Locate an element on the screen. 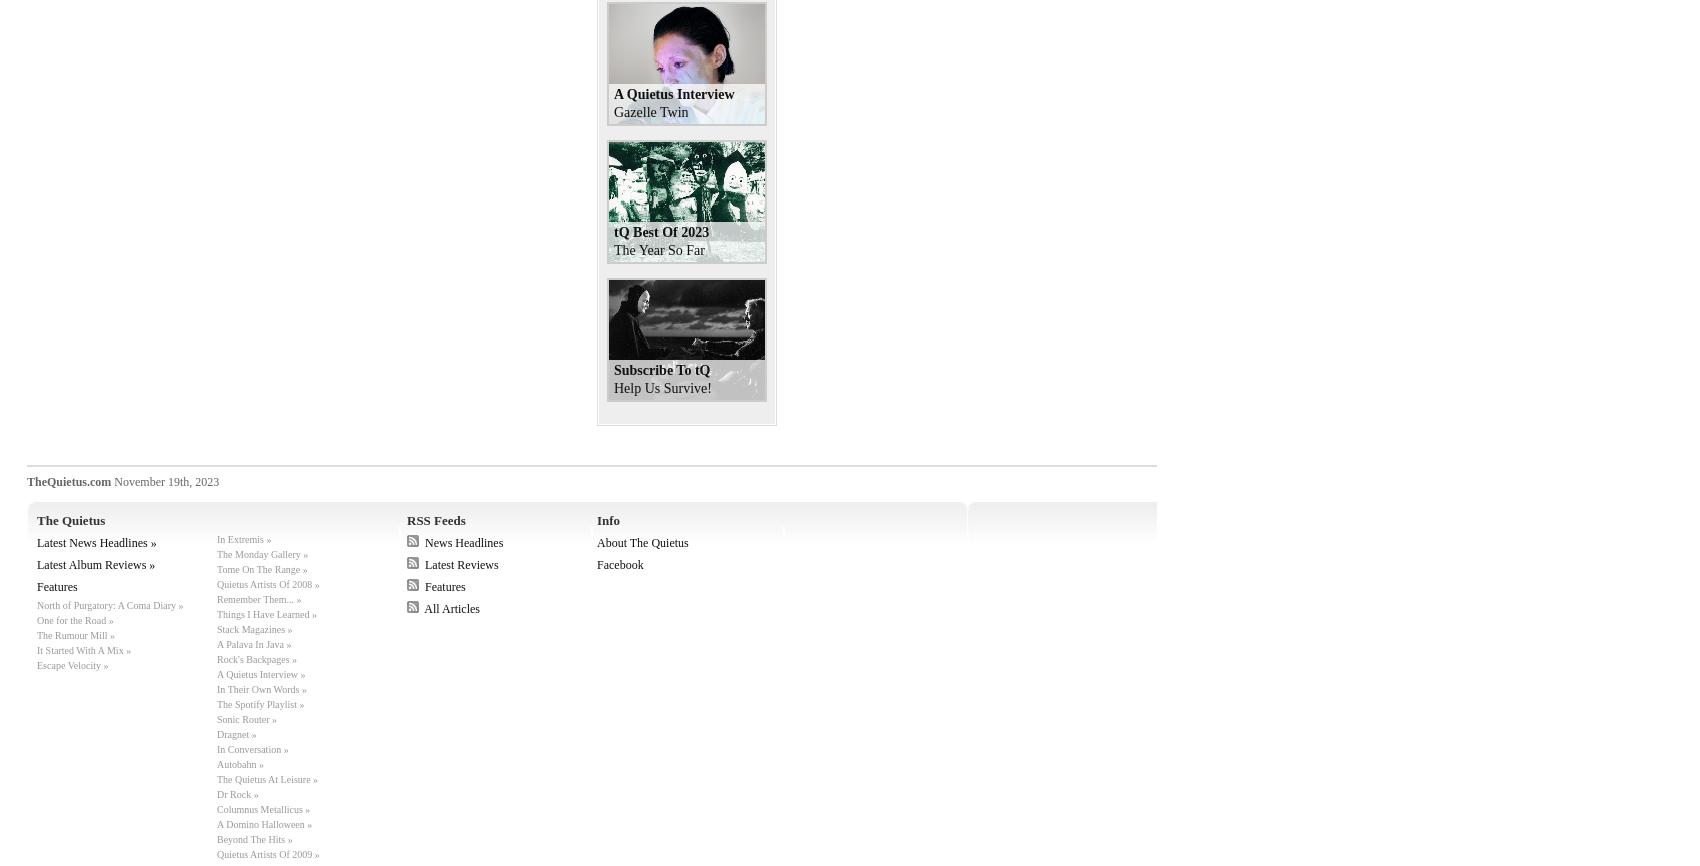 Image resolution: width=1700 pixels, height=866 pixels. 'Dr Rock »' is located at coordinates (237, 793).